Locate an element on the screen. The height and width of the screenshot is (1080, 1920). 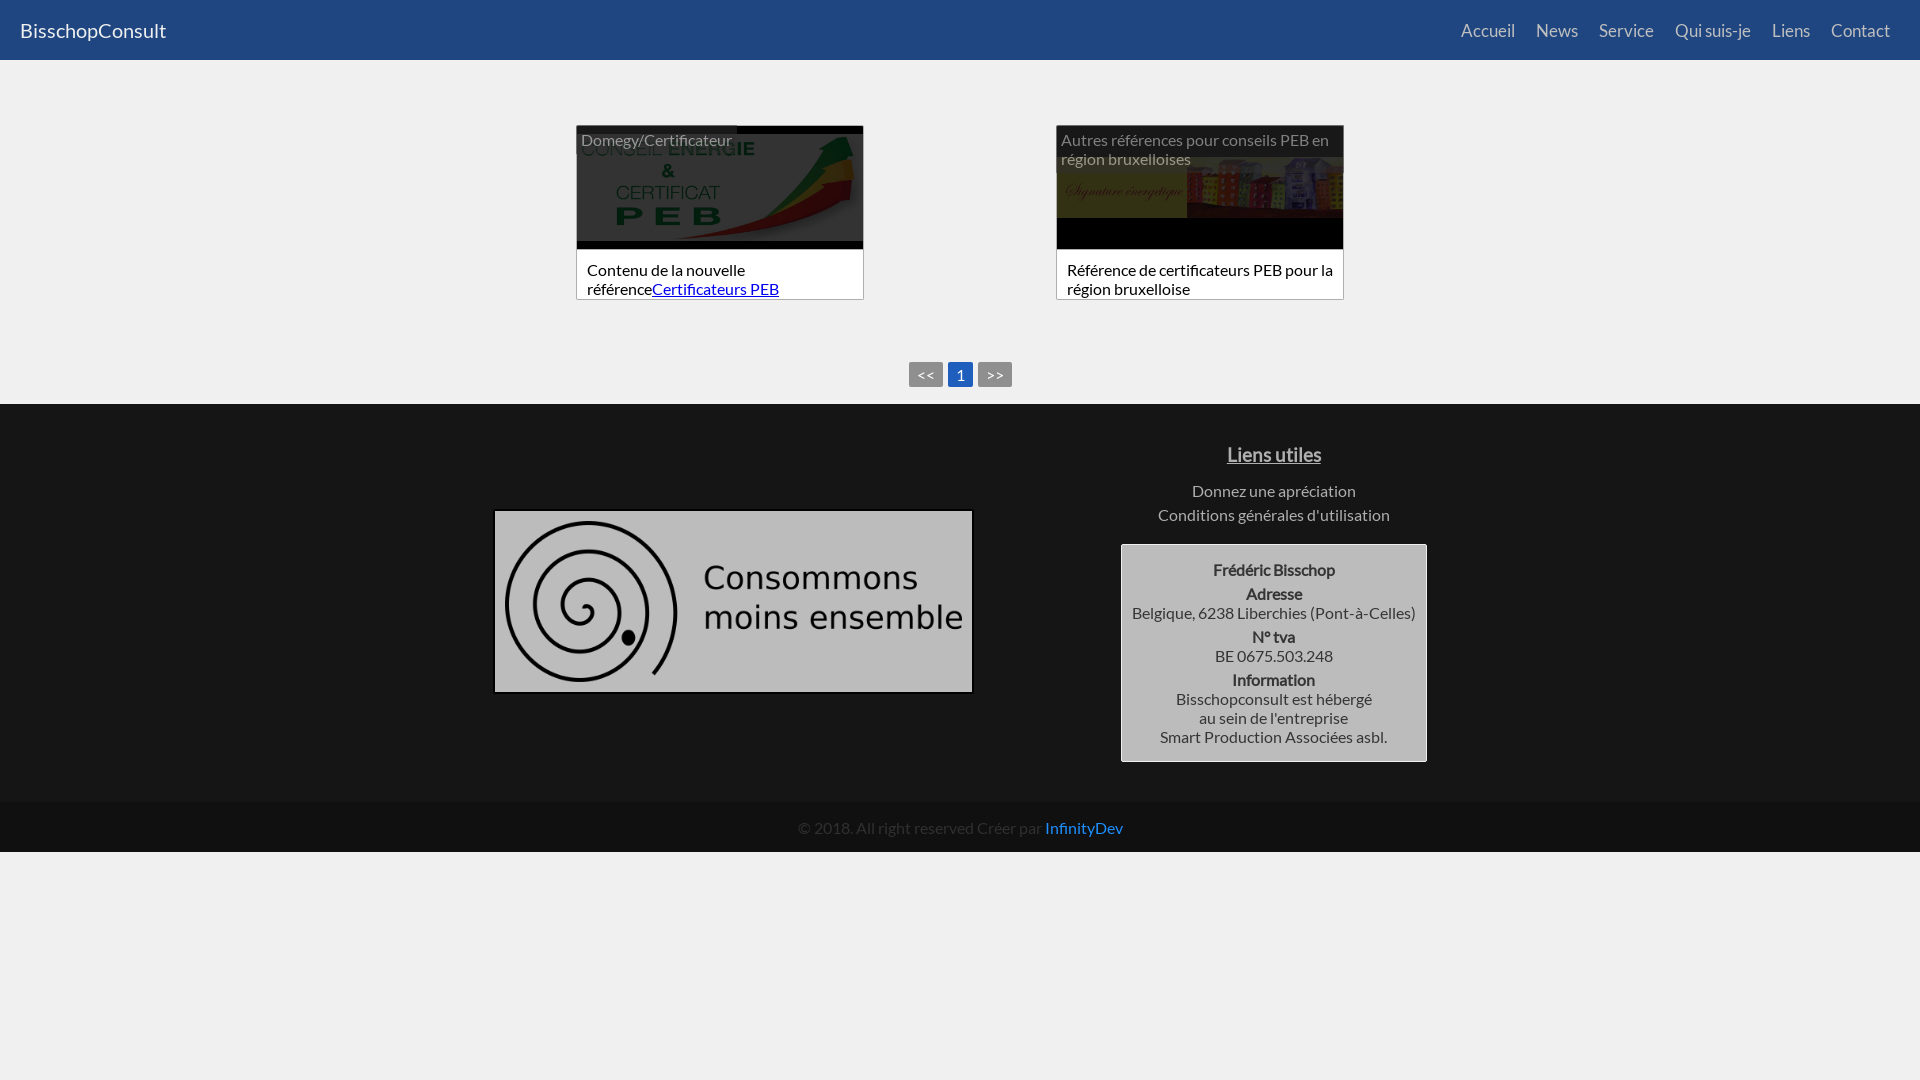
'InfinityDev' is located at coordinates (1082, 827).